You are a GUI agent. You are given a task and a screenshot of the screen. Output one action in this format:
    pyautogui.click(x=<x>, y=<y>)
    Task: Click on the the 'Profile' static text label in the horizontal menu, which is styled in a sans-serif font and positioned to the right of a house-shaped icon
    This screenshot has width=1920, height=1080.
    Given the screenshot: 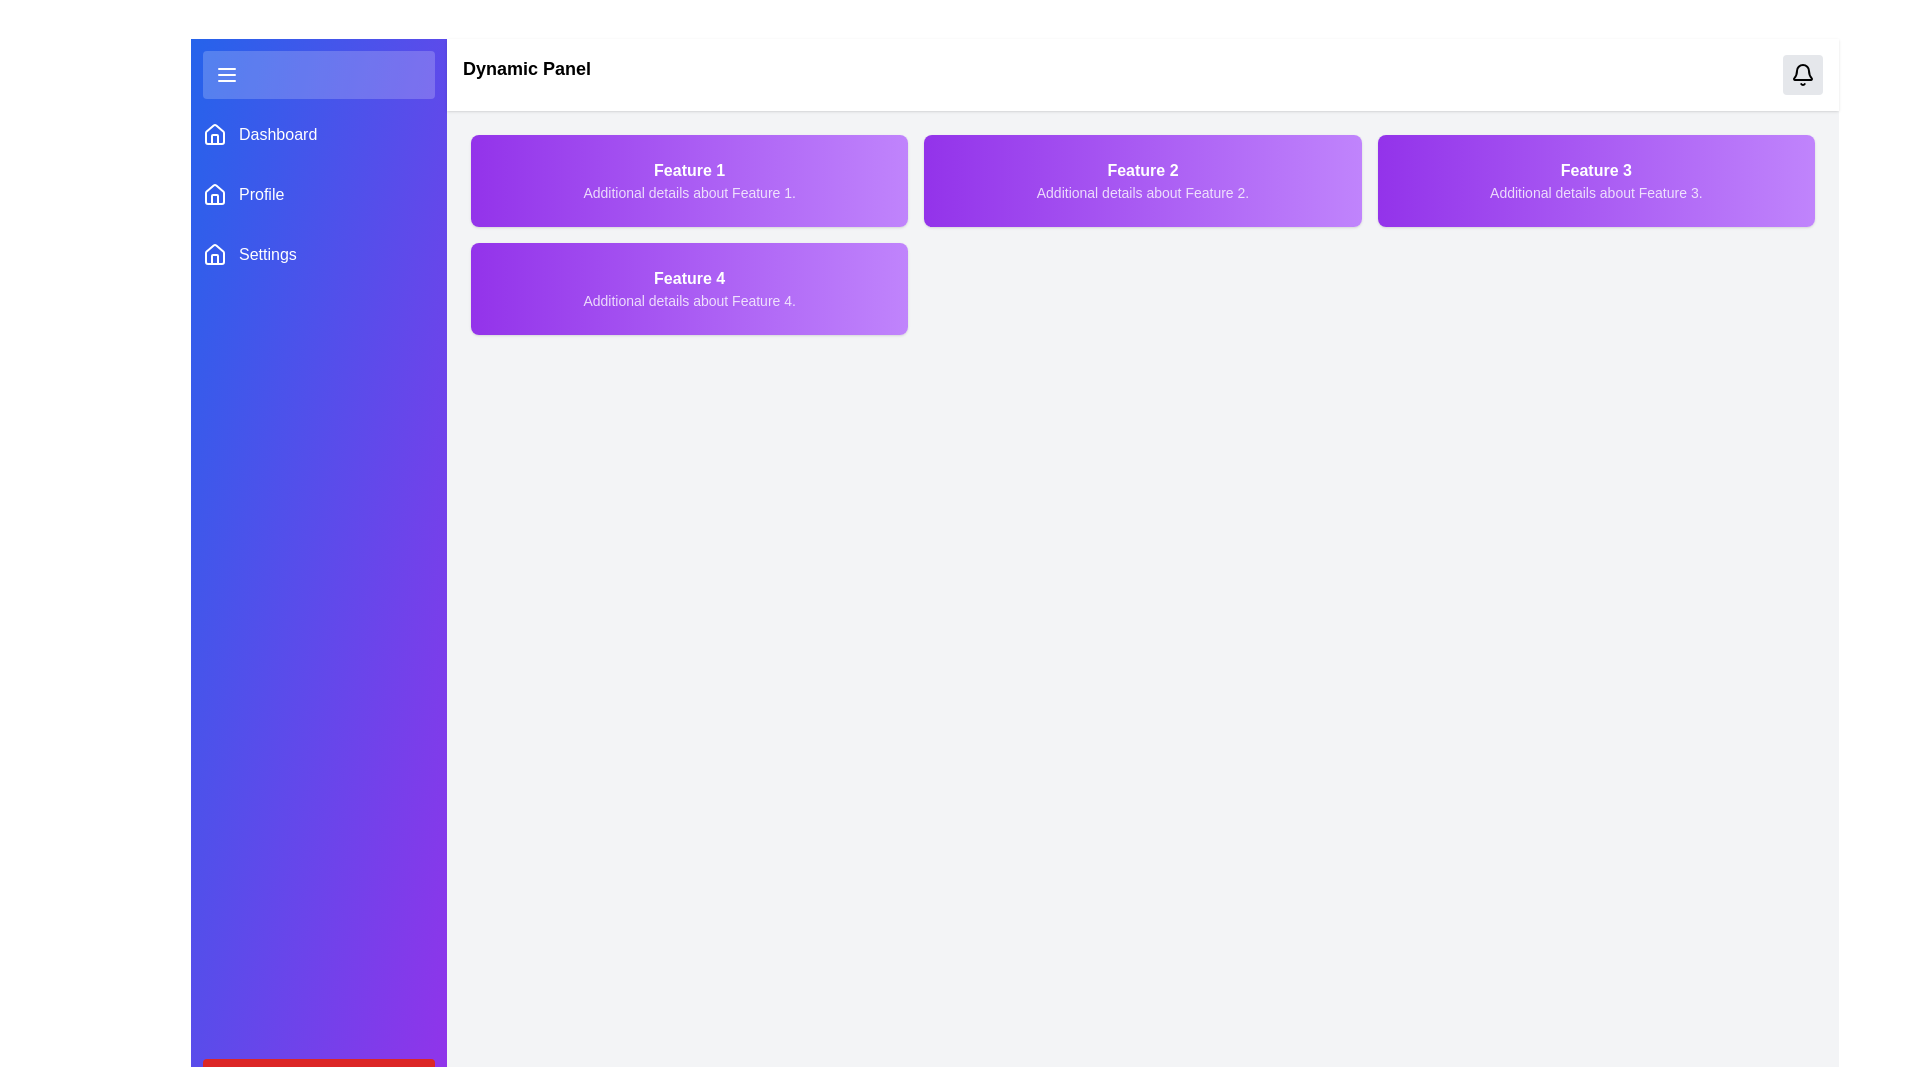 What is the action you would take?
    pyautogui.click(x=260, y=195)
    